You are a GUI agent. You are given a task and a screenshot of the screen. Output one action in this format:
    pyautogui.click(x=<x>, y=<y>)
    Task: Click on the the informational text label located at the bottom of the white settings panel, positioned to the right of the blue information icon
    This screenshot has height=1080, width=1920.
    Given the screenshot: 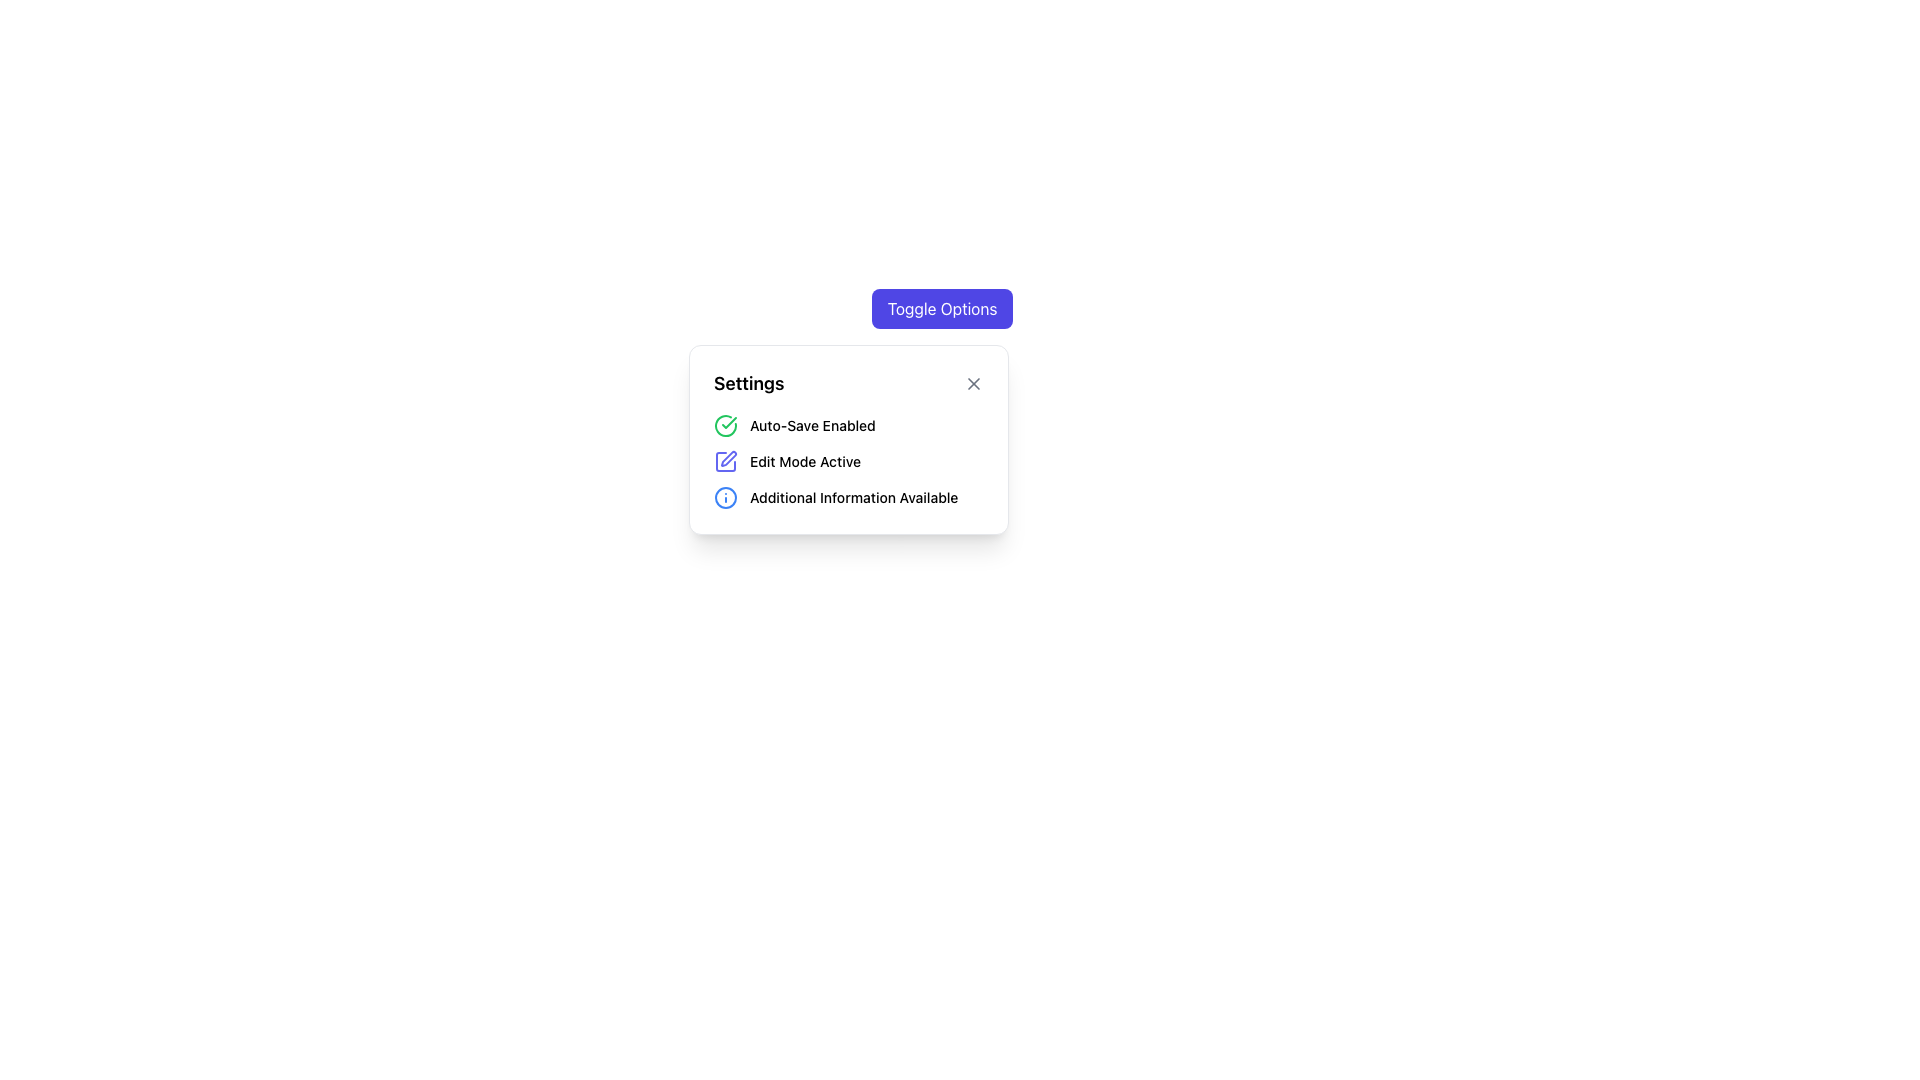 What is the action you would take?
    pyautogui.click(x=854, y=496)
    